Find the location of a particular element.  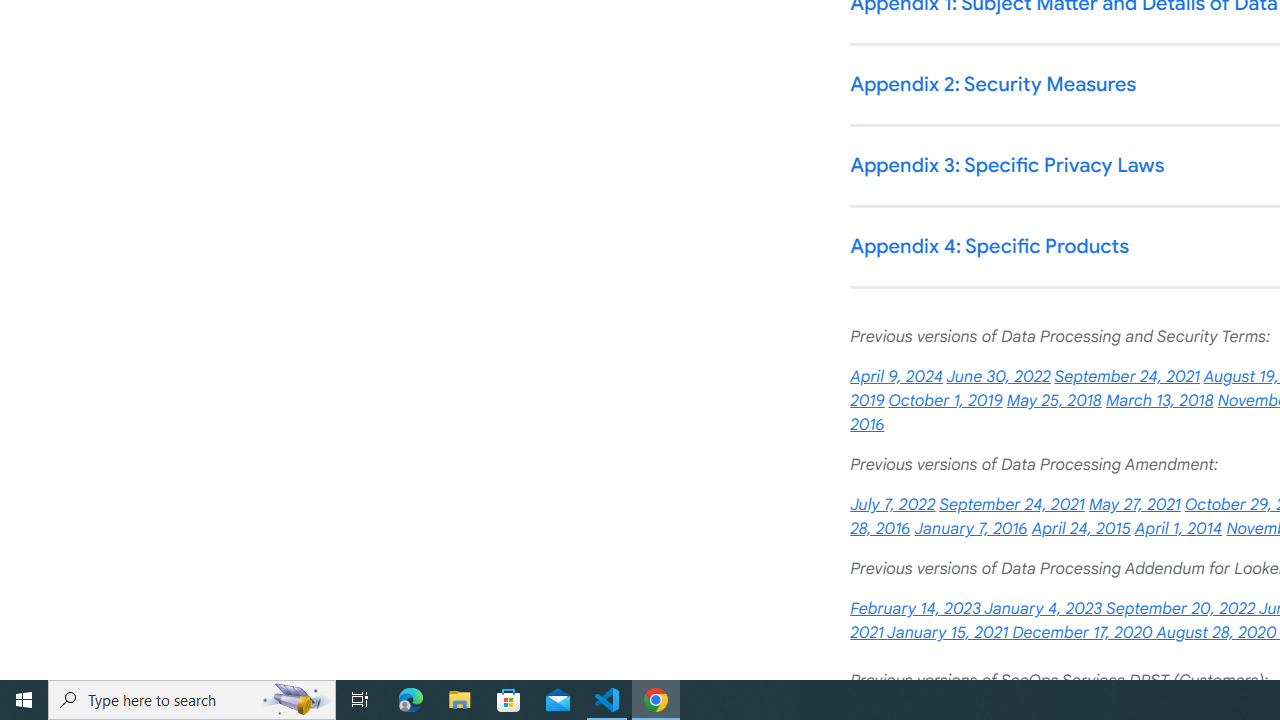

'July 7, 2022' is located at coordinates (891, 504).